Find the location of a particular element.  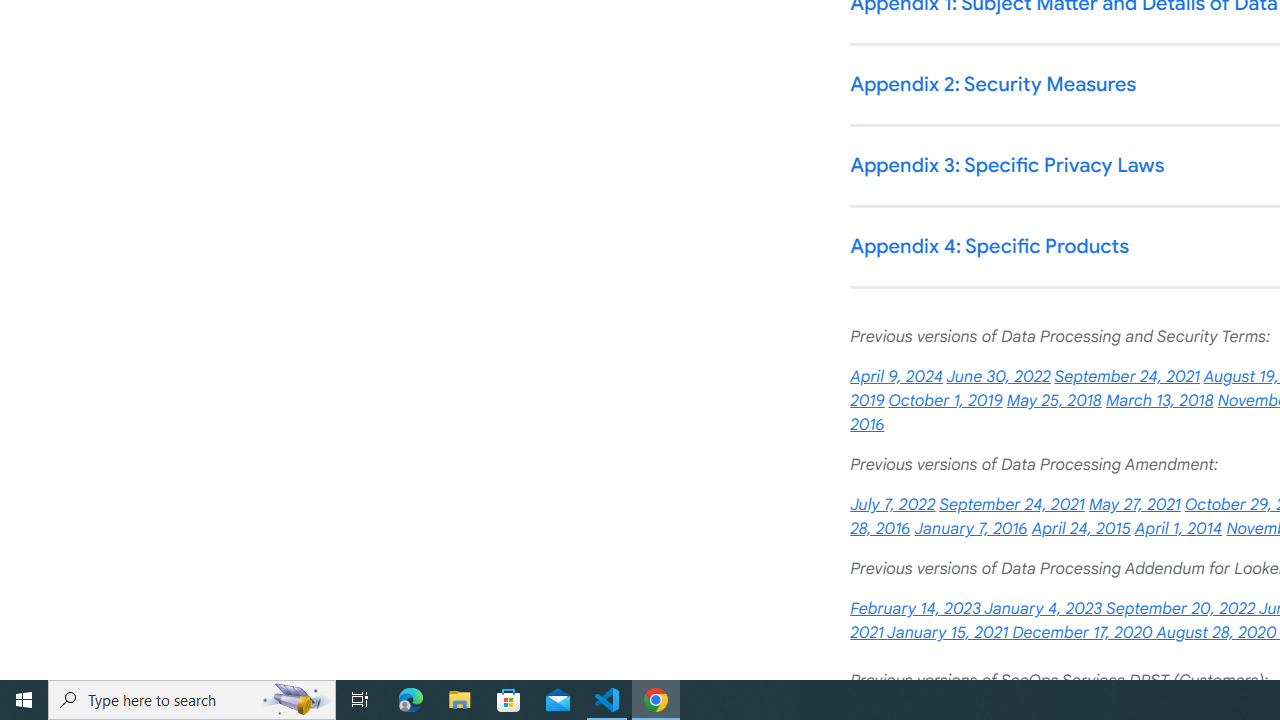

'July 7, 2022' is located at coordinates (891, 504).